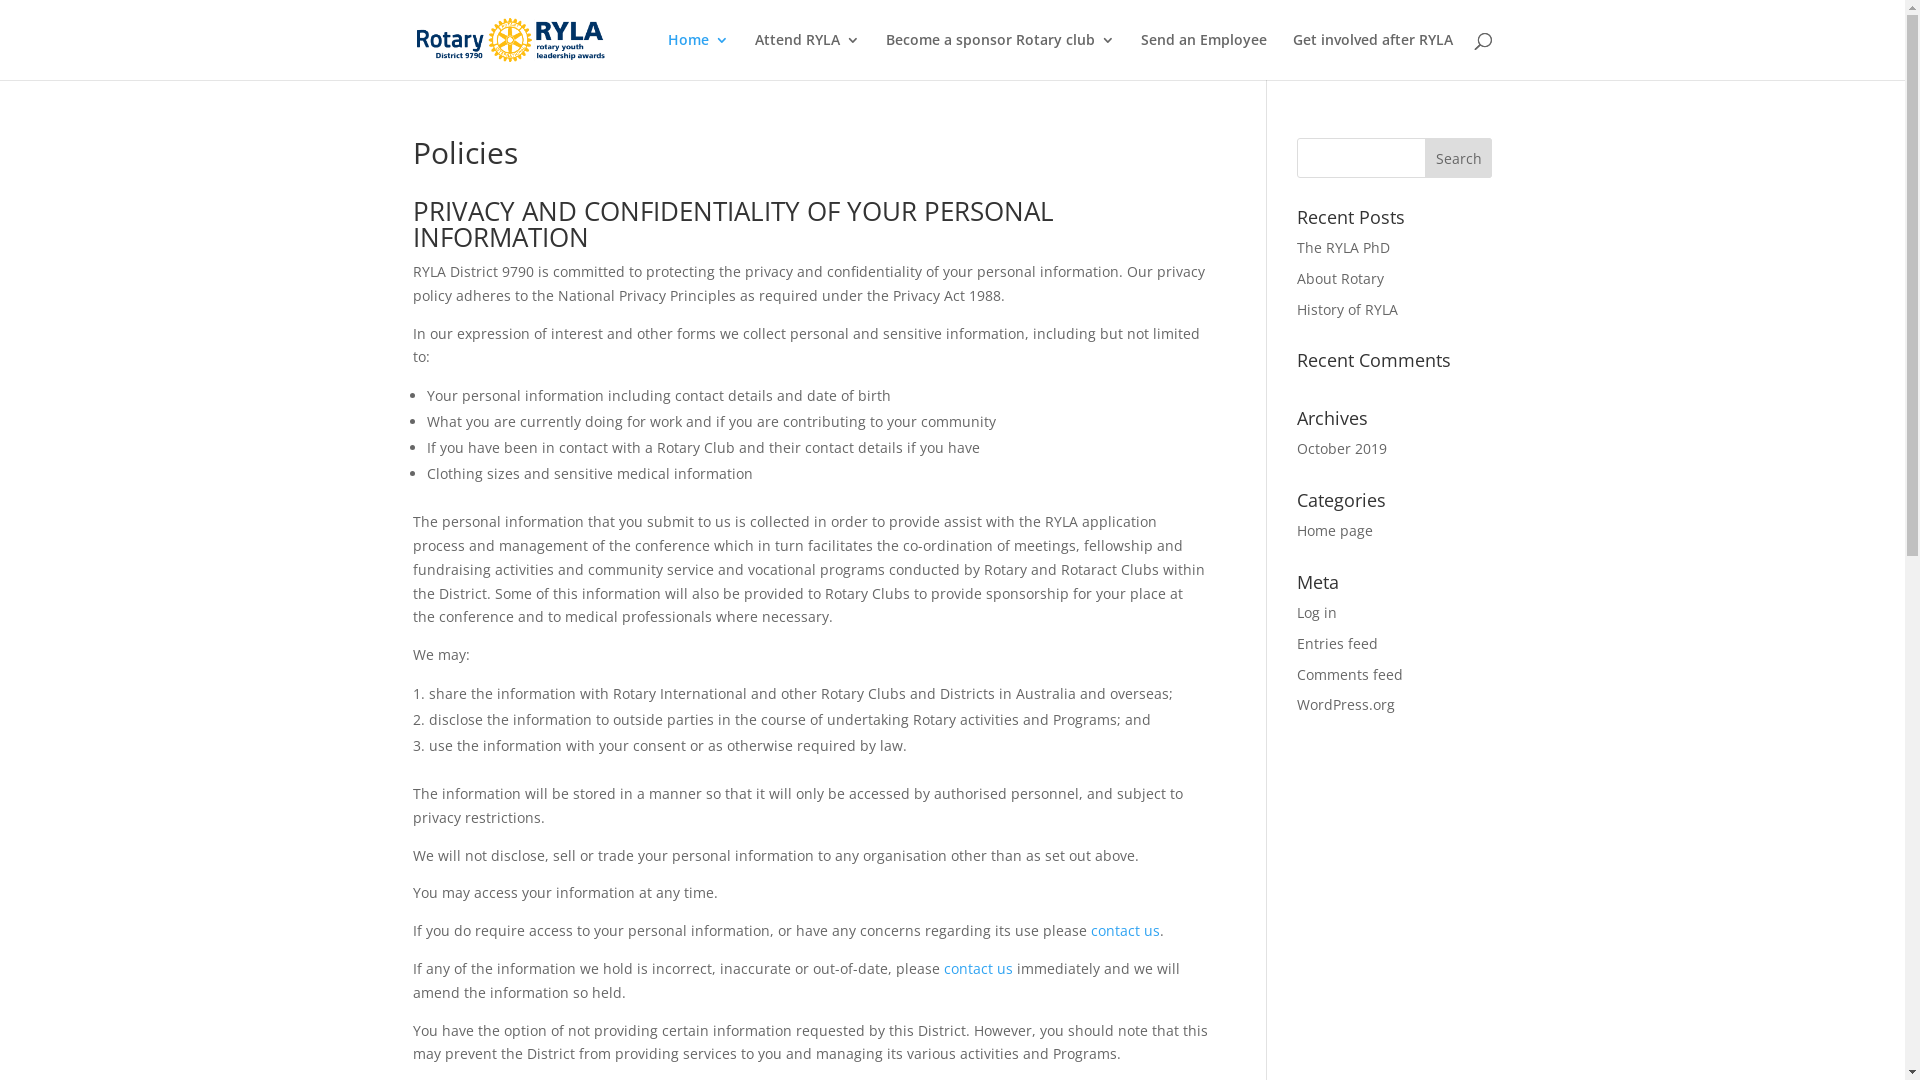  I want to click on 'The RYLA PhD', so click(1296, 246).